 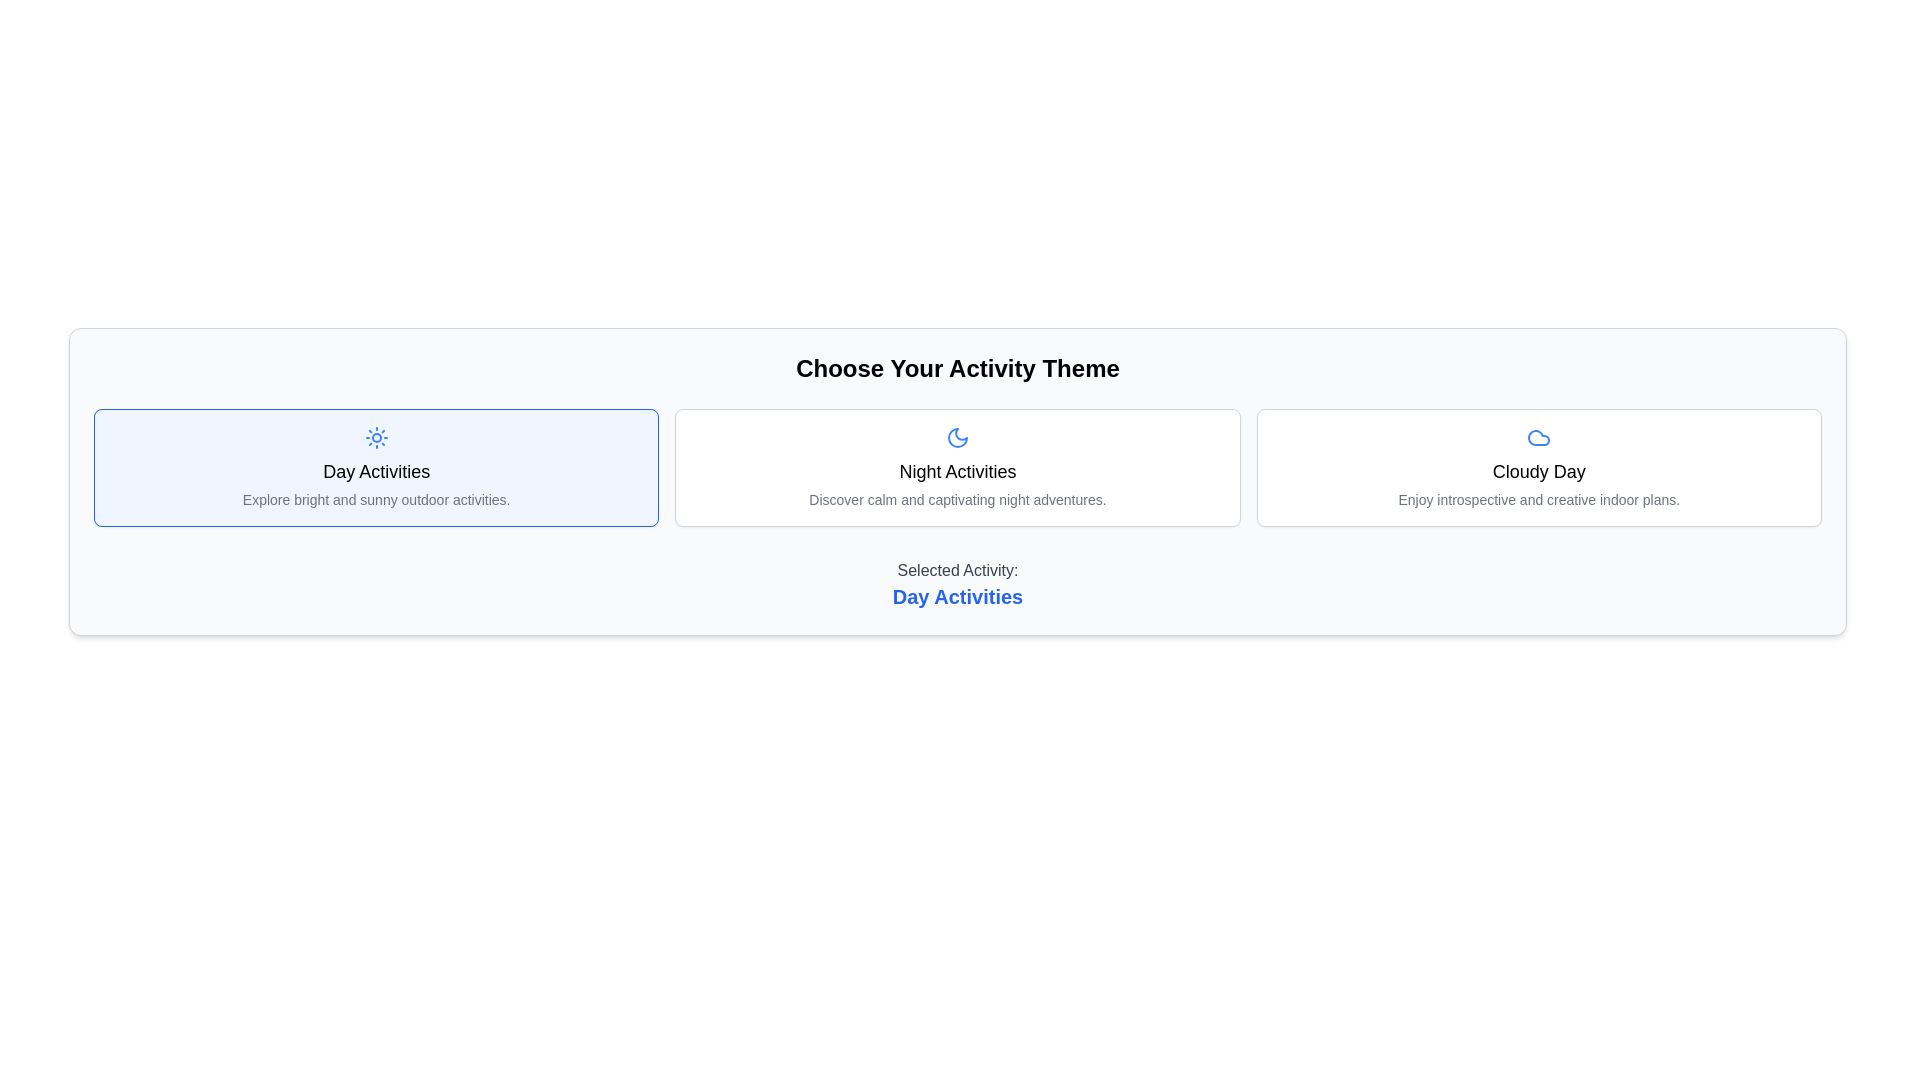 I want to click on the crescent moon icon located at the top of the 'Night Activities' card, above the section's title text, so click(x=956, y=437).